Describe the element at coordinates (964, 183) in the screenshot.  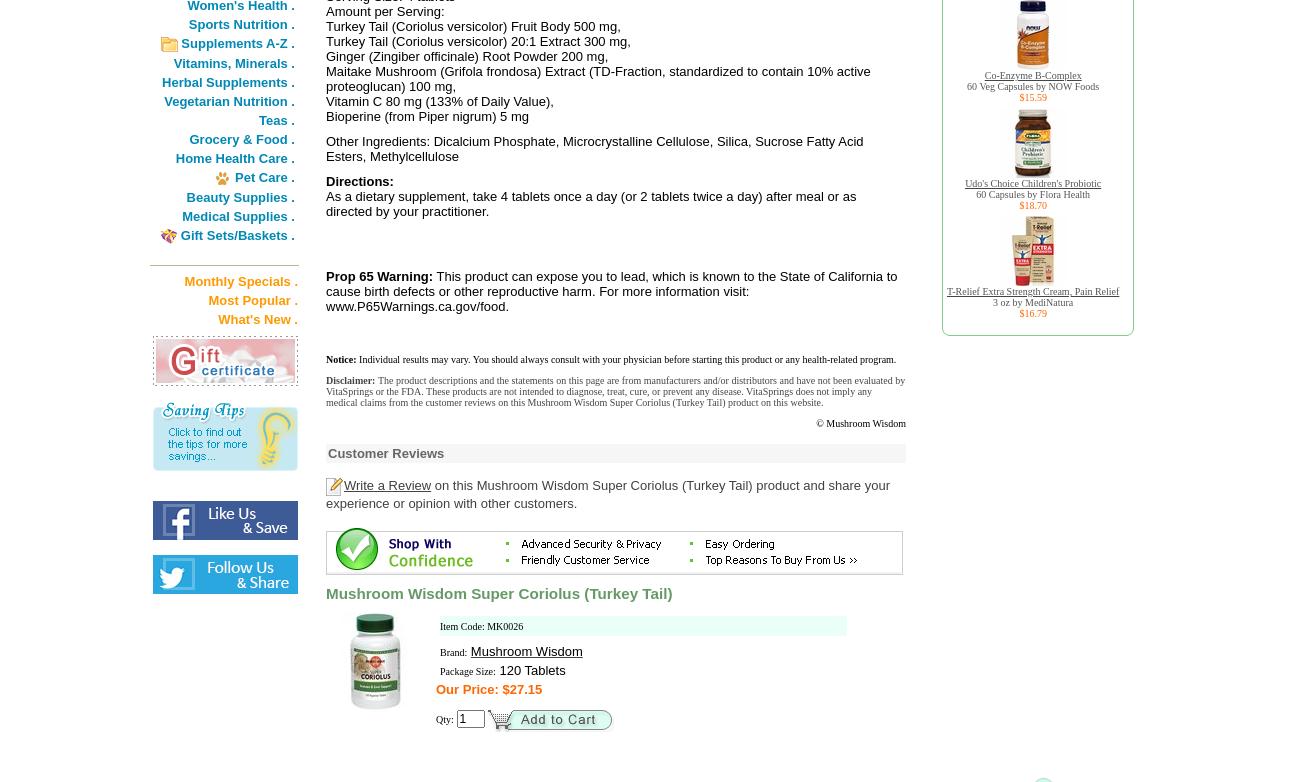
I see `'Udo's Choice Children's Probiotic'` at that location.